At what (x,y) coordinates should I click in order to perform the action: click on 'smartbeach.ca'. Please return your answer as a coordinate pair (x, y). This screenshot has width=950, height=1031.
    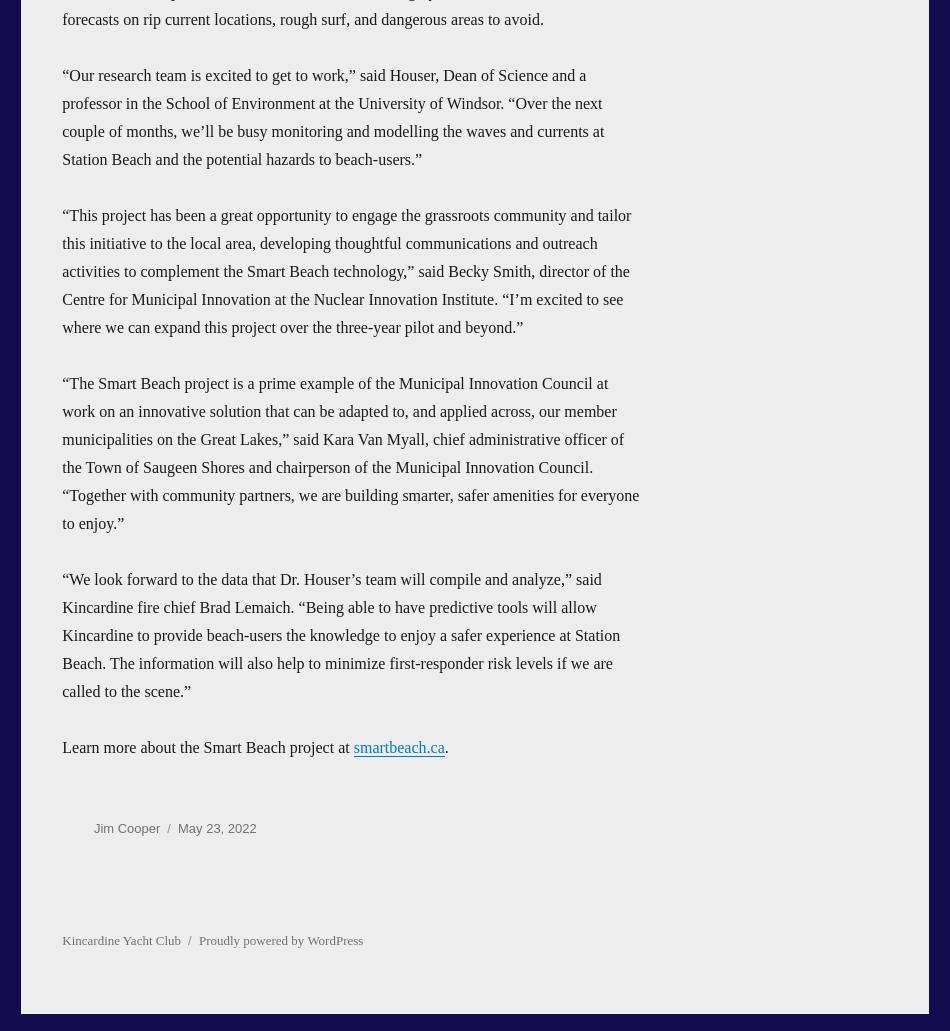
    Looking at the image, I should click on (352, 745).